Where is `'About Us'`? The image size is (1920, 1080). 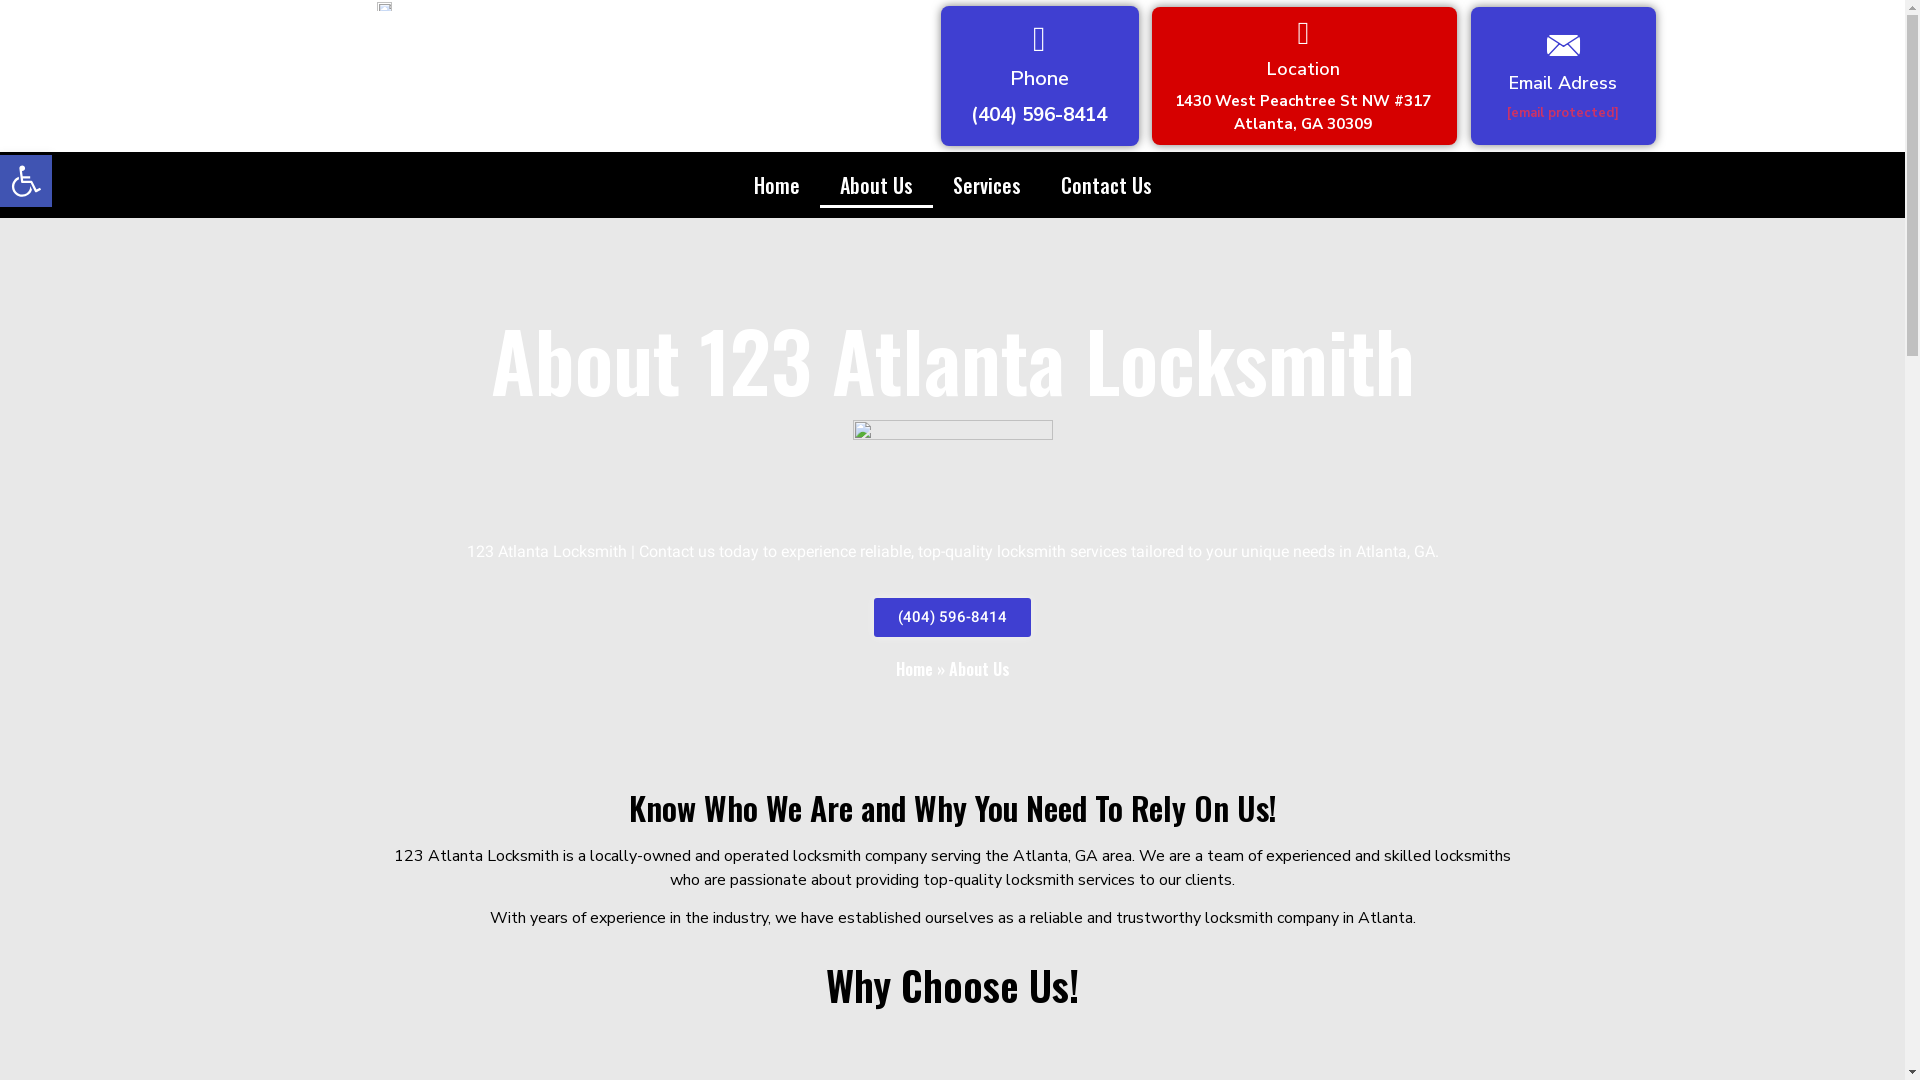 'About Us' is located at coordinates (876, 185).